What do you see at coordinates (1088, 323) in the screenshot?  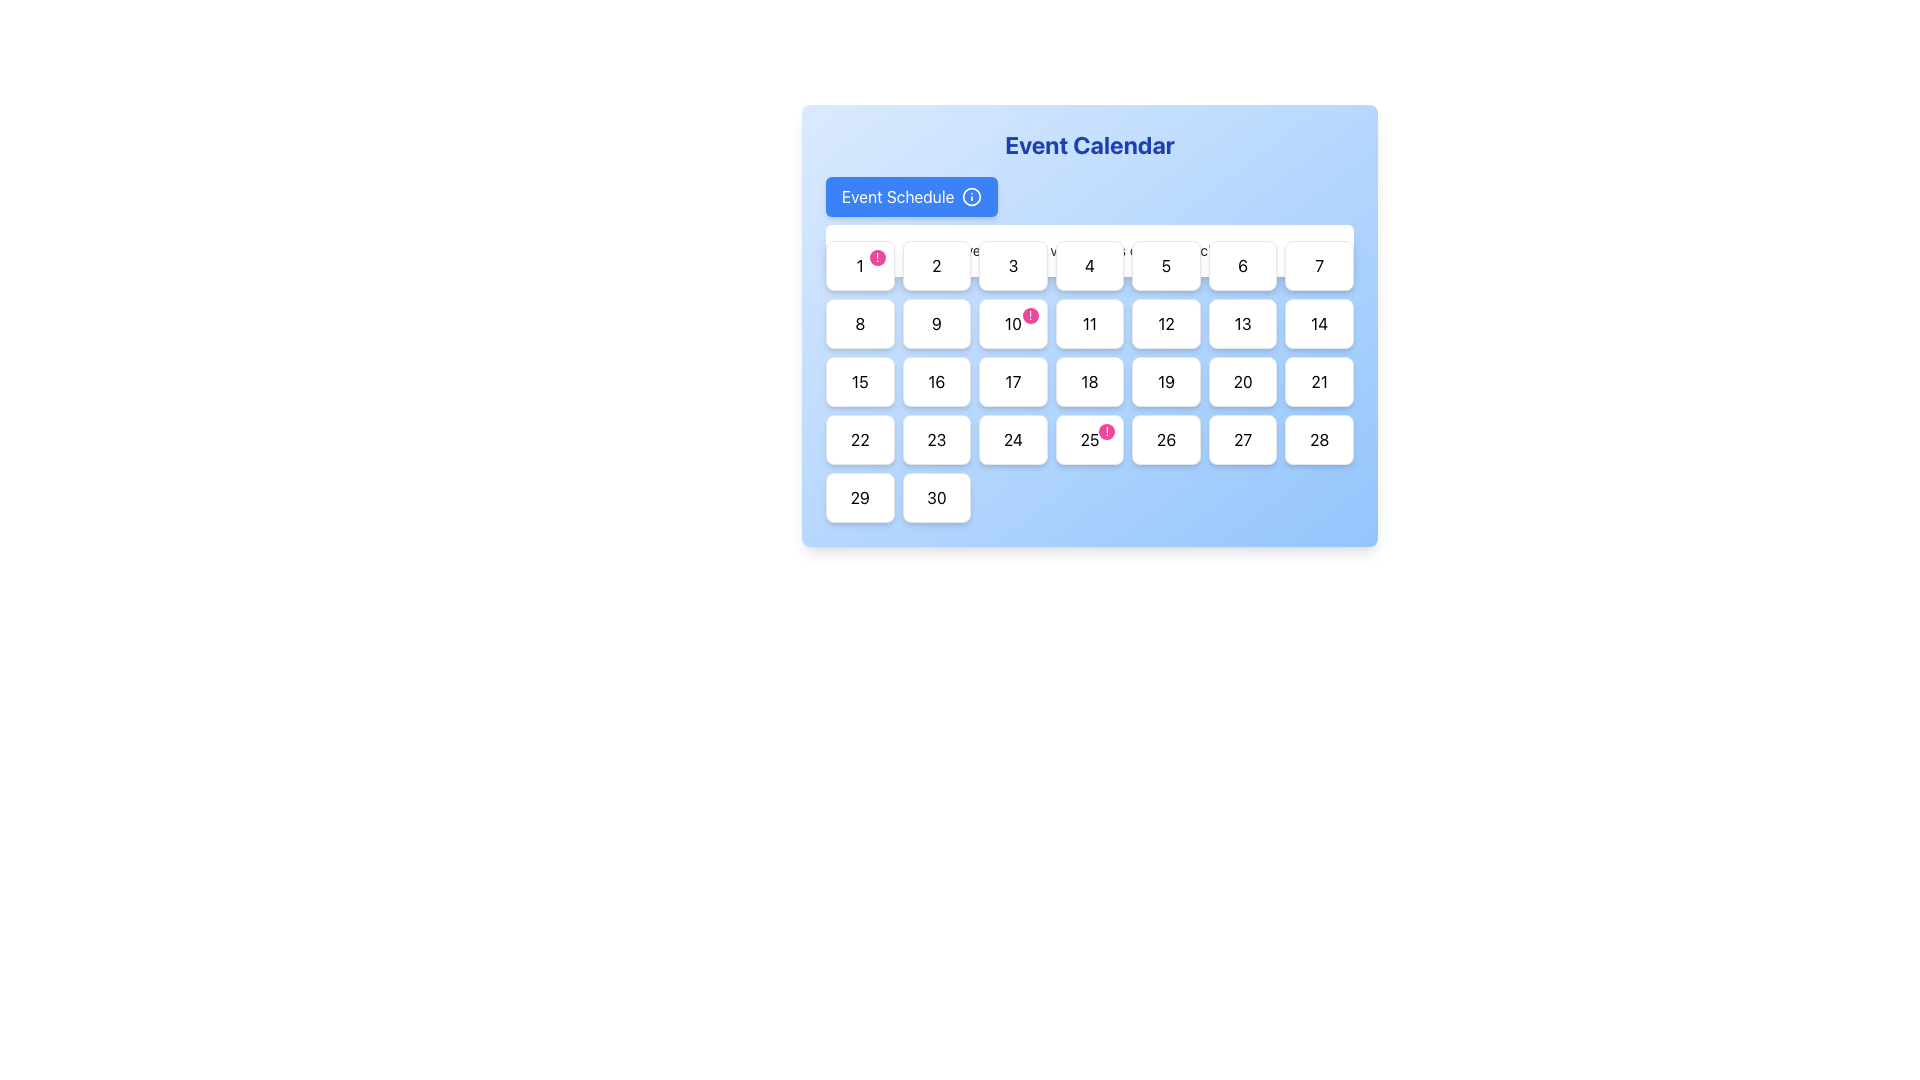 I see `the button displaying the number '11' with a white background and rounded corners` at bounding box center [1088, 323].